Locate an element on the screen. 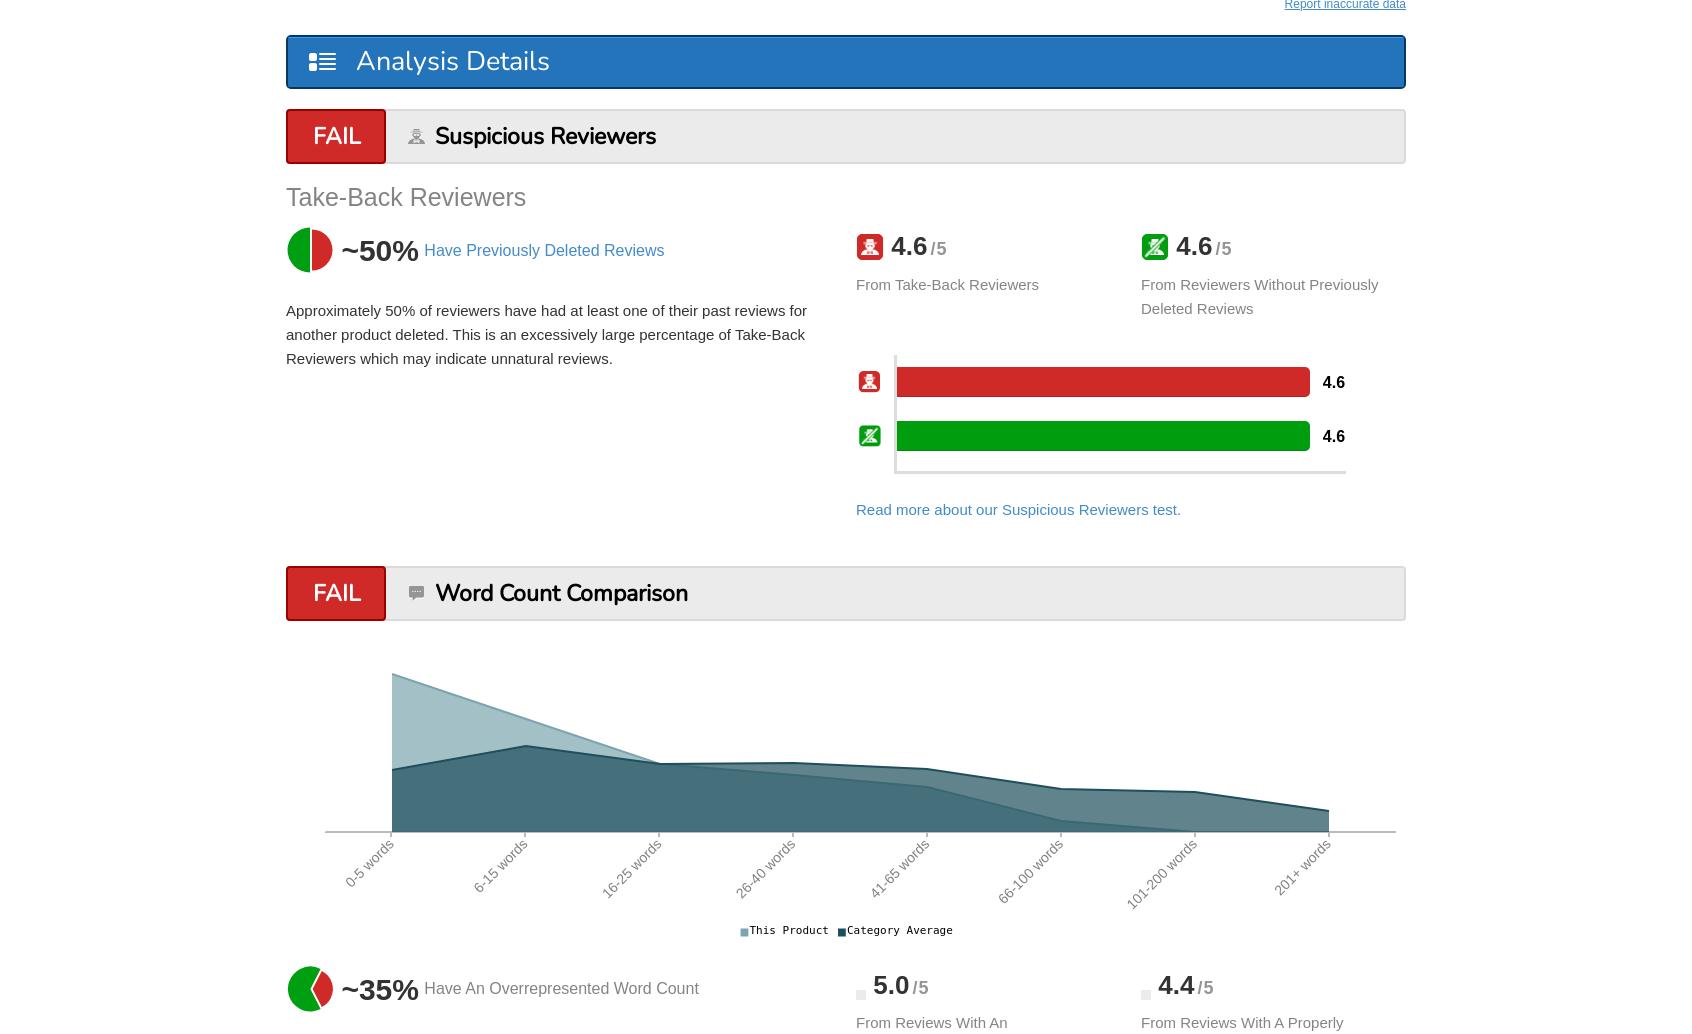 The width and height of the screenshot is (1692, 1034). 'Approximately 50%  of reviewers  have had at least one of their past reviews for another product deleted.  This is an excessively large percentage of Take-Back Reviewers which may indicate unnatural reviews.' is located at coordinates (546, 333).